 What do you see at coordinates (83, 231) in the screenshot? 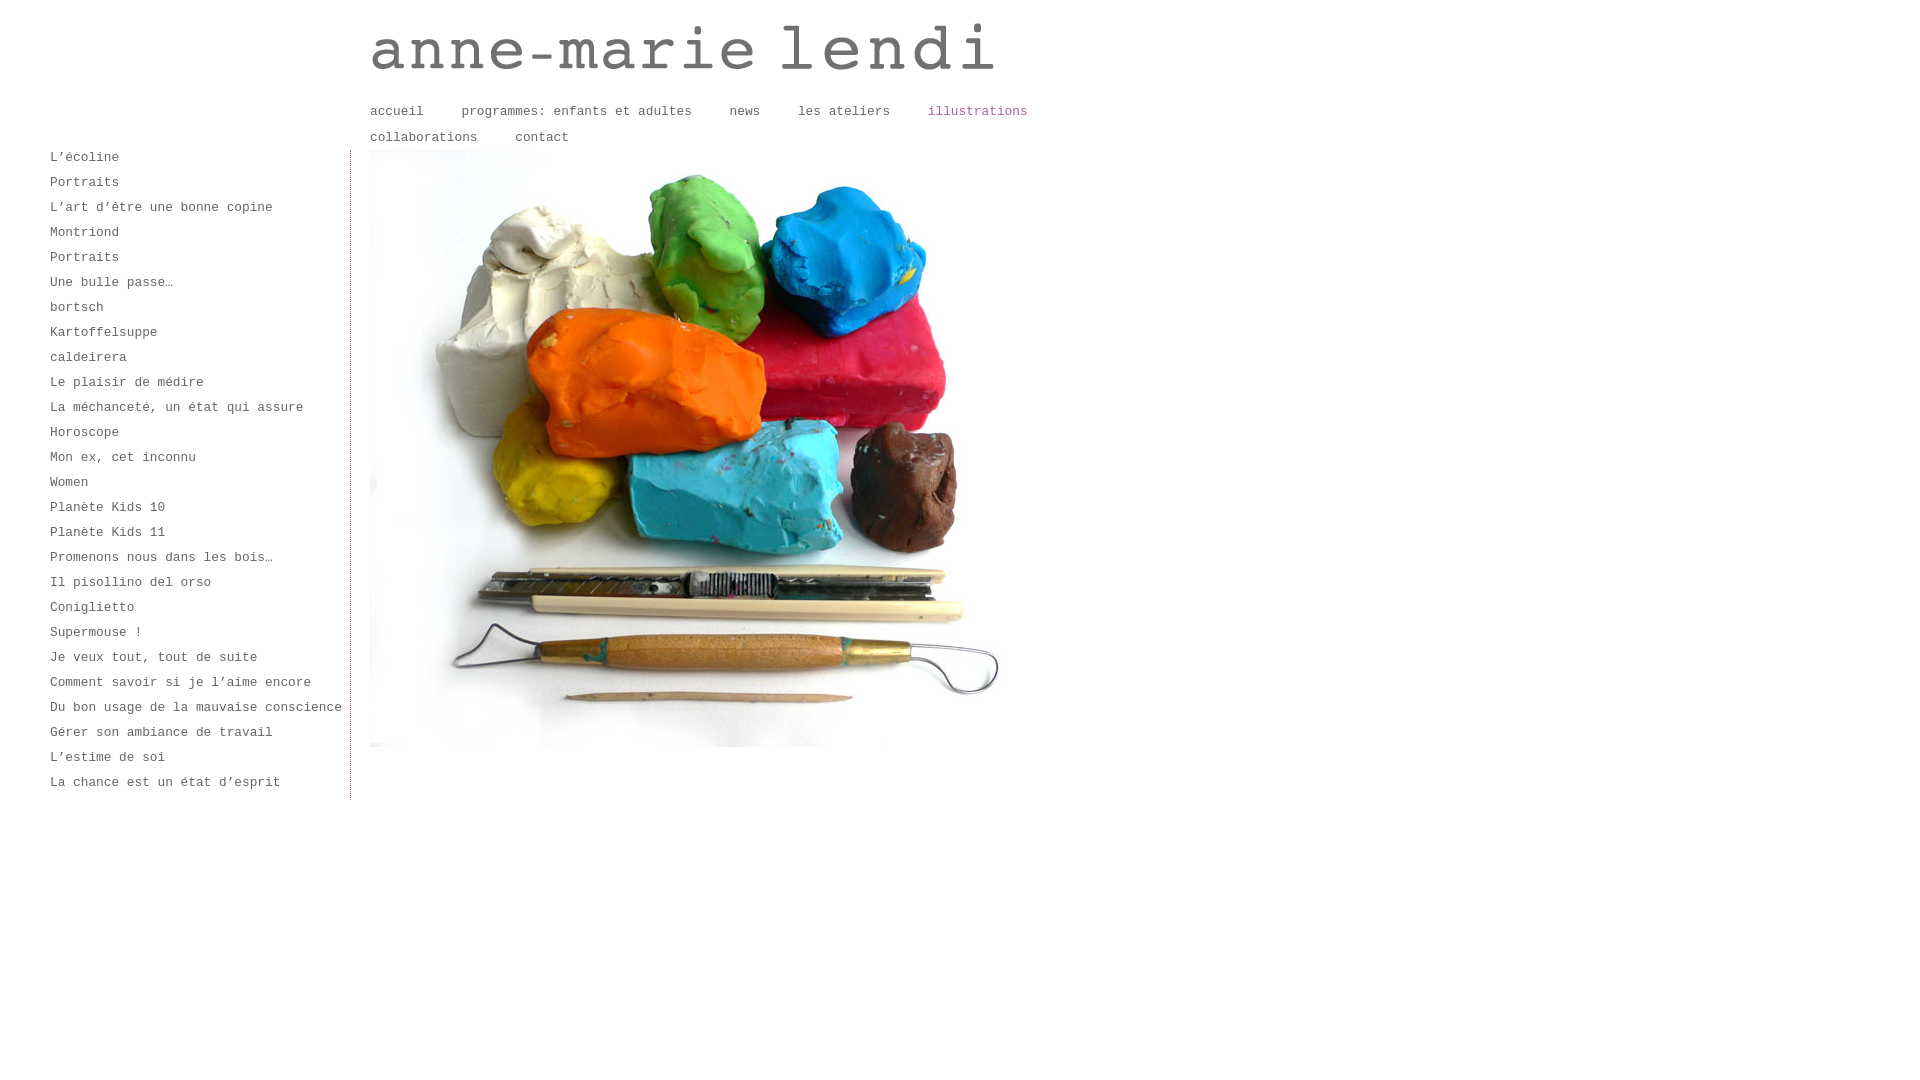
I see `'Montriond'` at bounding box center [83, 231].